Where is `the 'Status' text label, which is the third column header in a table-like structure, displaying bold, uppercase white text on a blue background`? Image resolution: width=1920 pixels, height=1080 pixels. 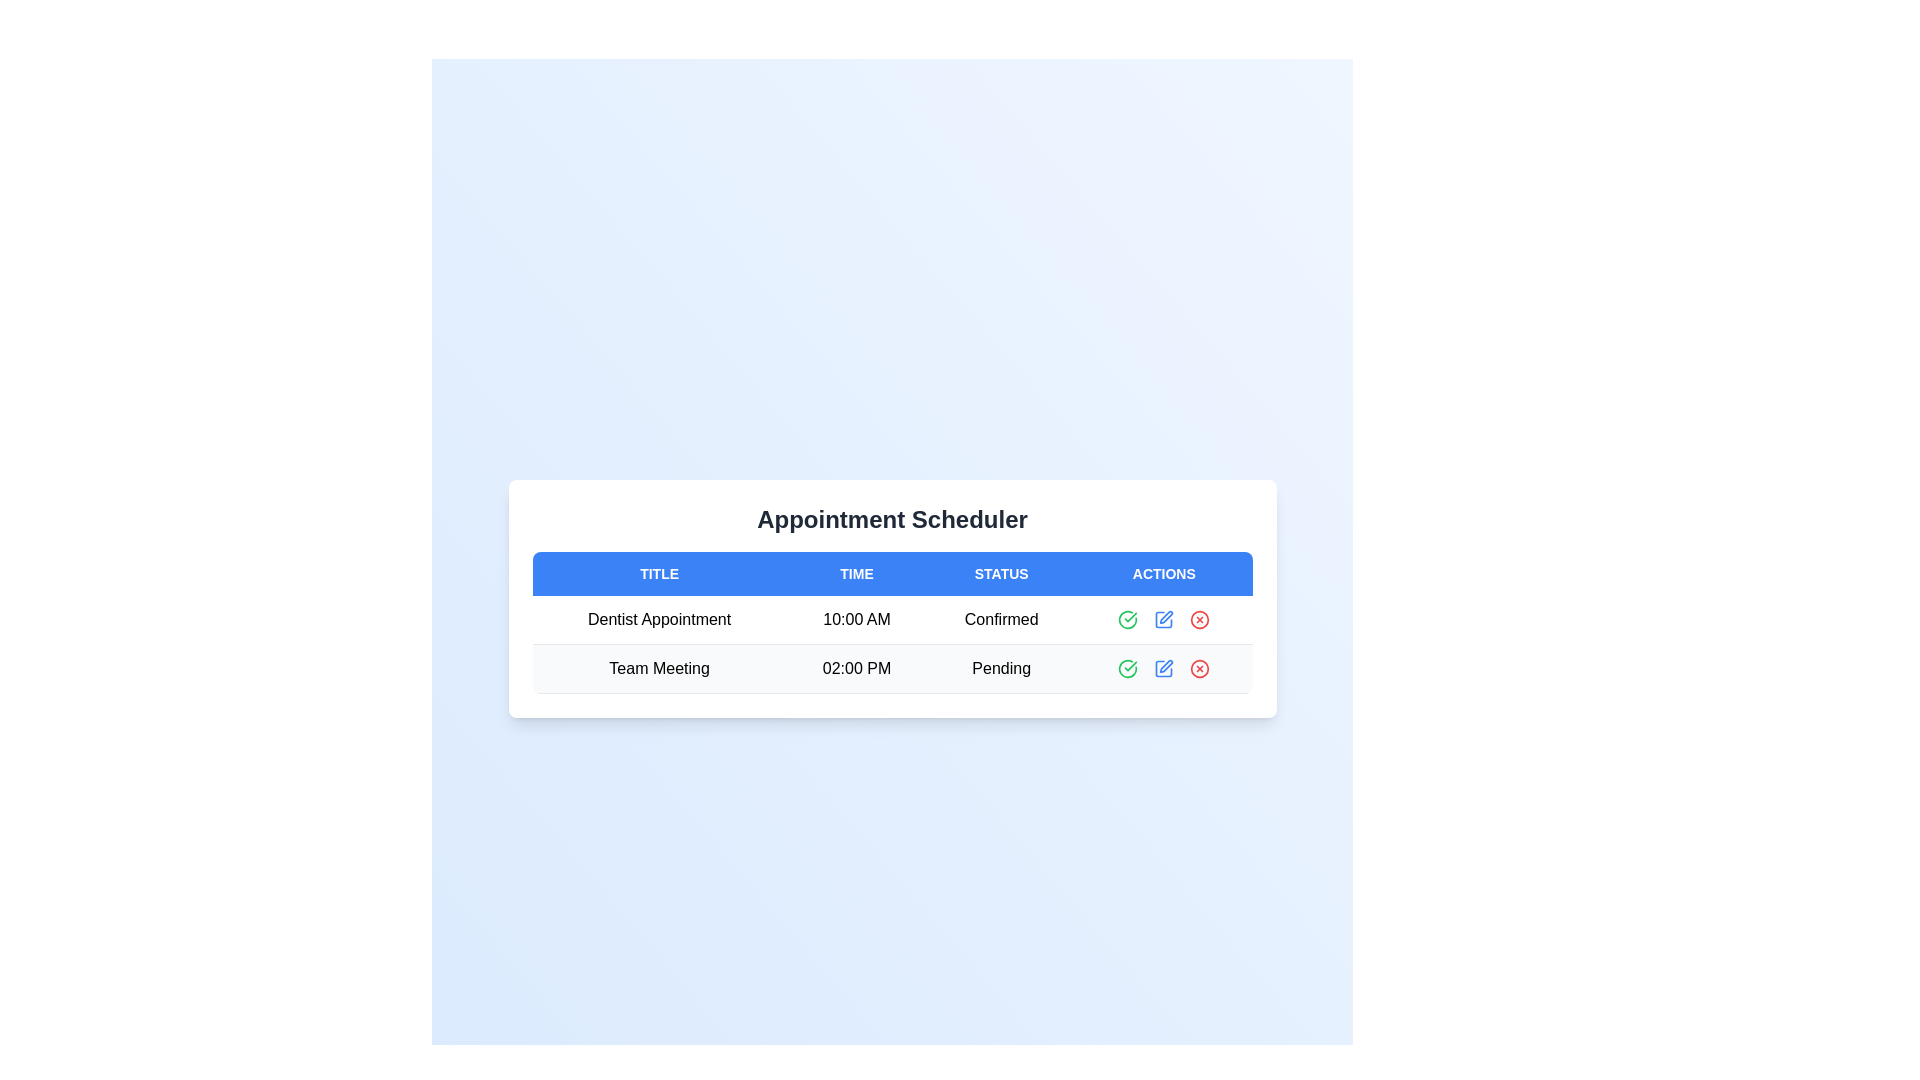
the 'Status' text label, which is the third column header in a table-like structure, displaying bold, uppercase white text on a blue background is located at coordinates (1001, 574).